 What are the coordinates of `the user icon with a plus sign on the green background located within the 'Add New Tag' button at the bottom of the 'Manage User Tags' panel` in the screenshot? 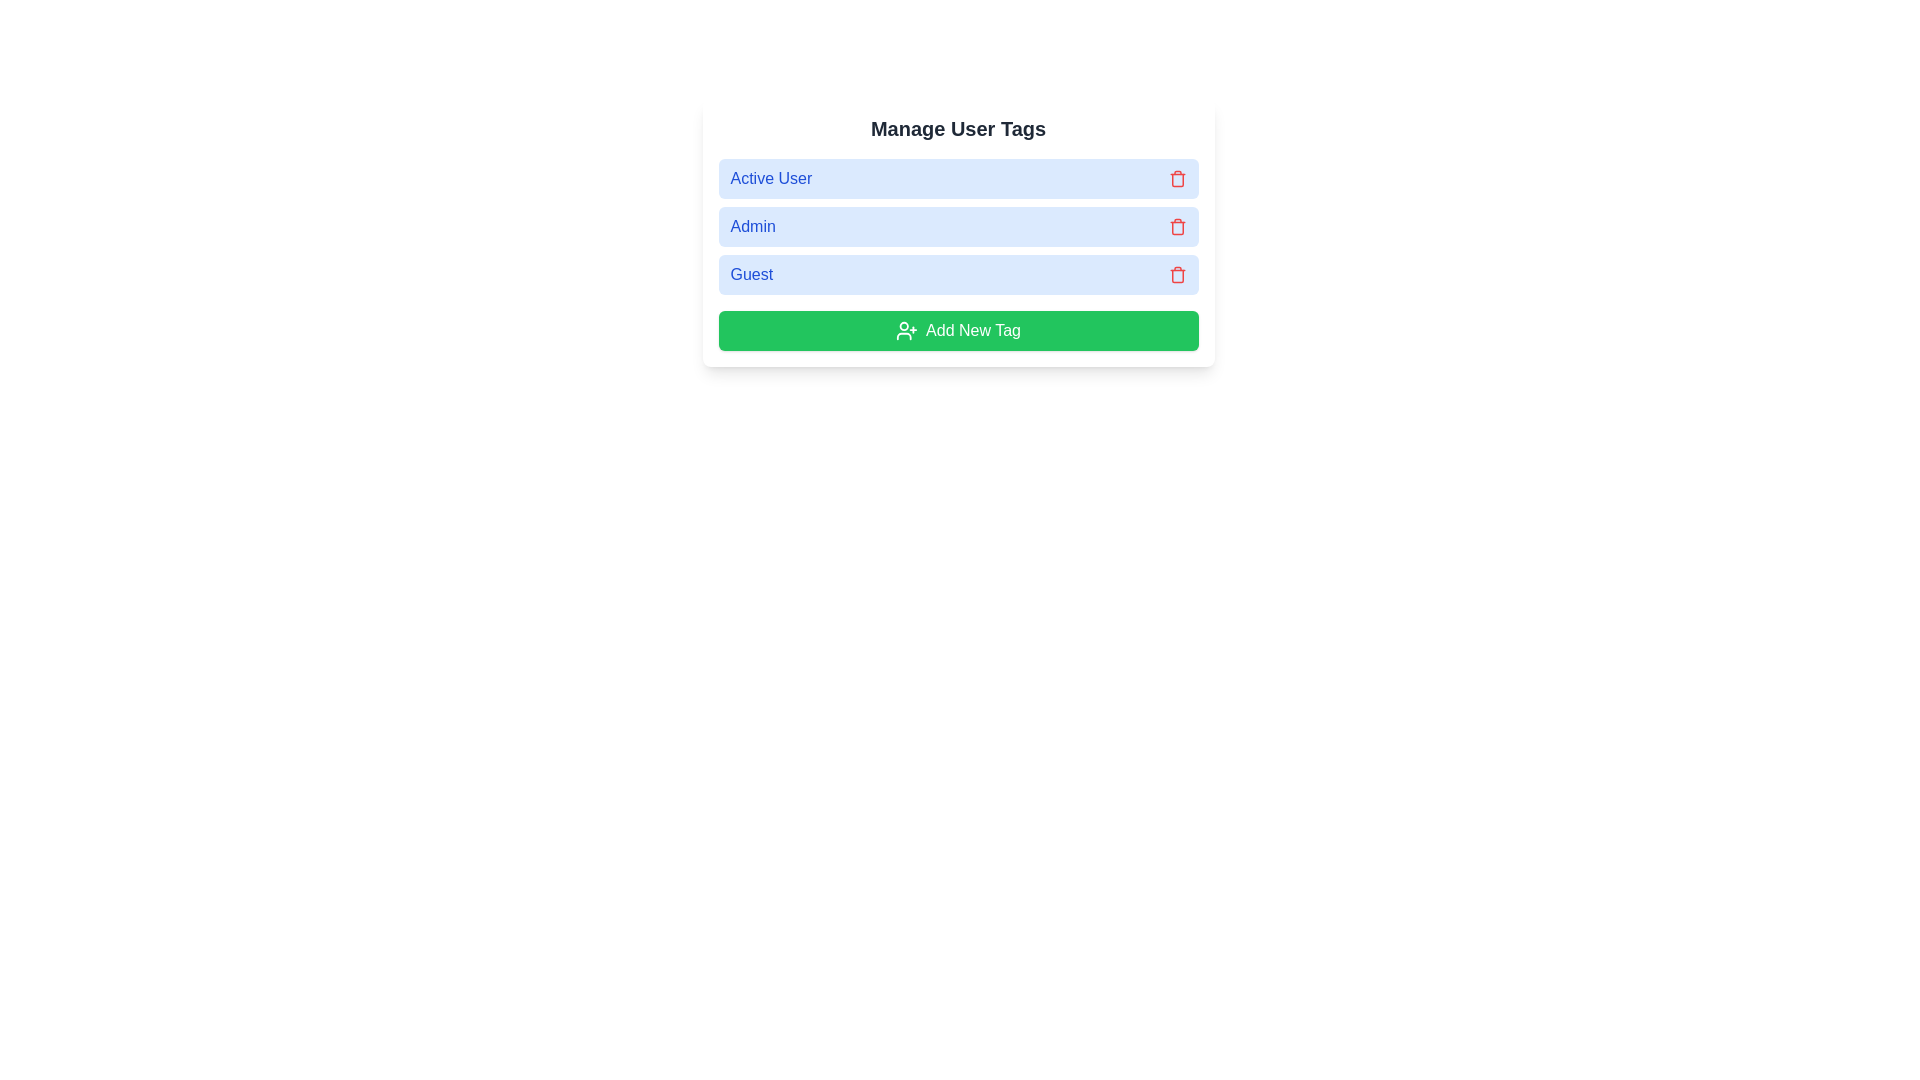 It's located at (906, 330).